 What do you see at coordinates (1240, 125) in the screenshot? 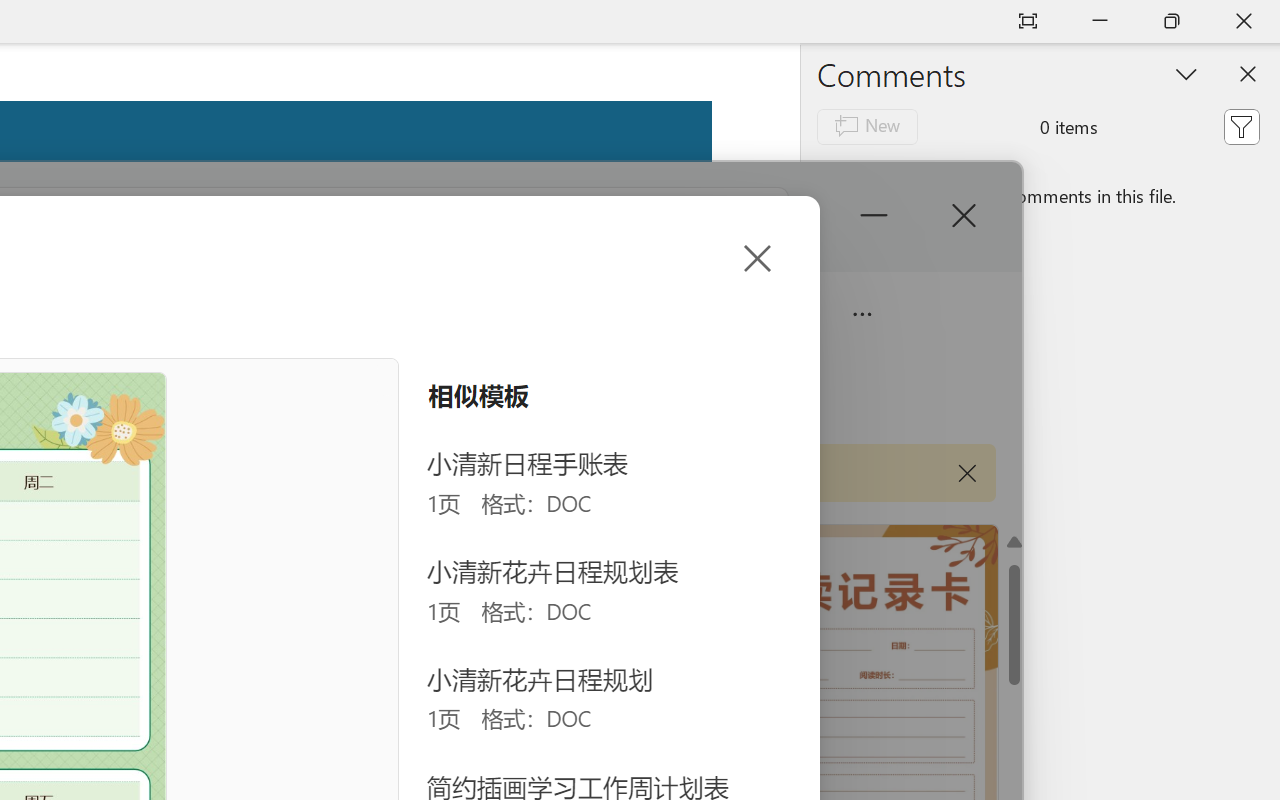
I see `'Filter'` at bounding box center [1240, 125].